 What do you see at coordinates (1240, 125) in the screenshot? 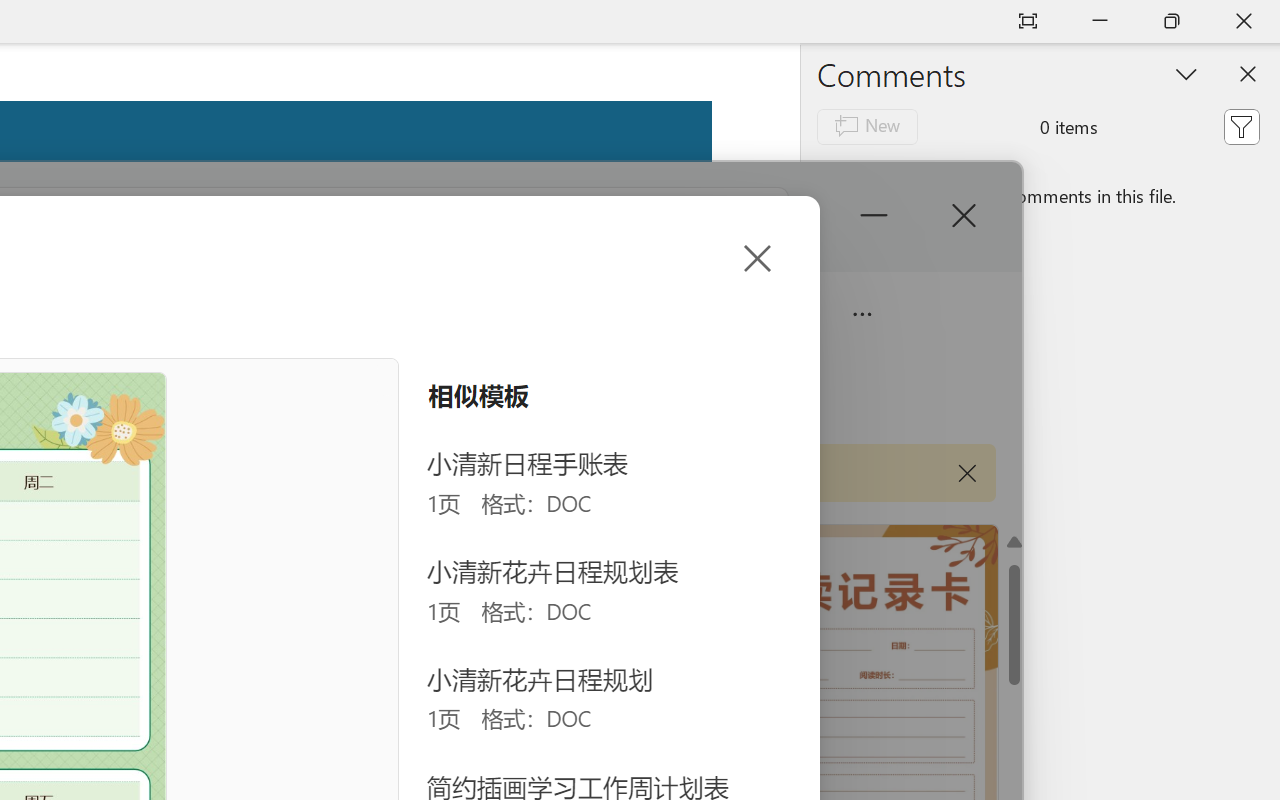
I see `'Filter'` at bounding box center [1240, 125].